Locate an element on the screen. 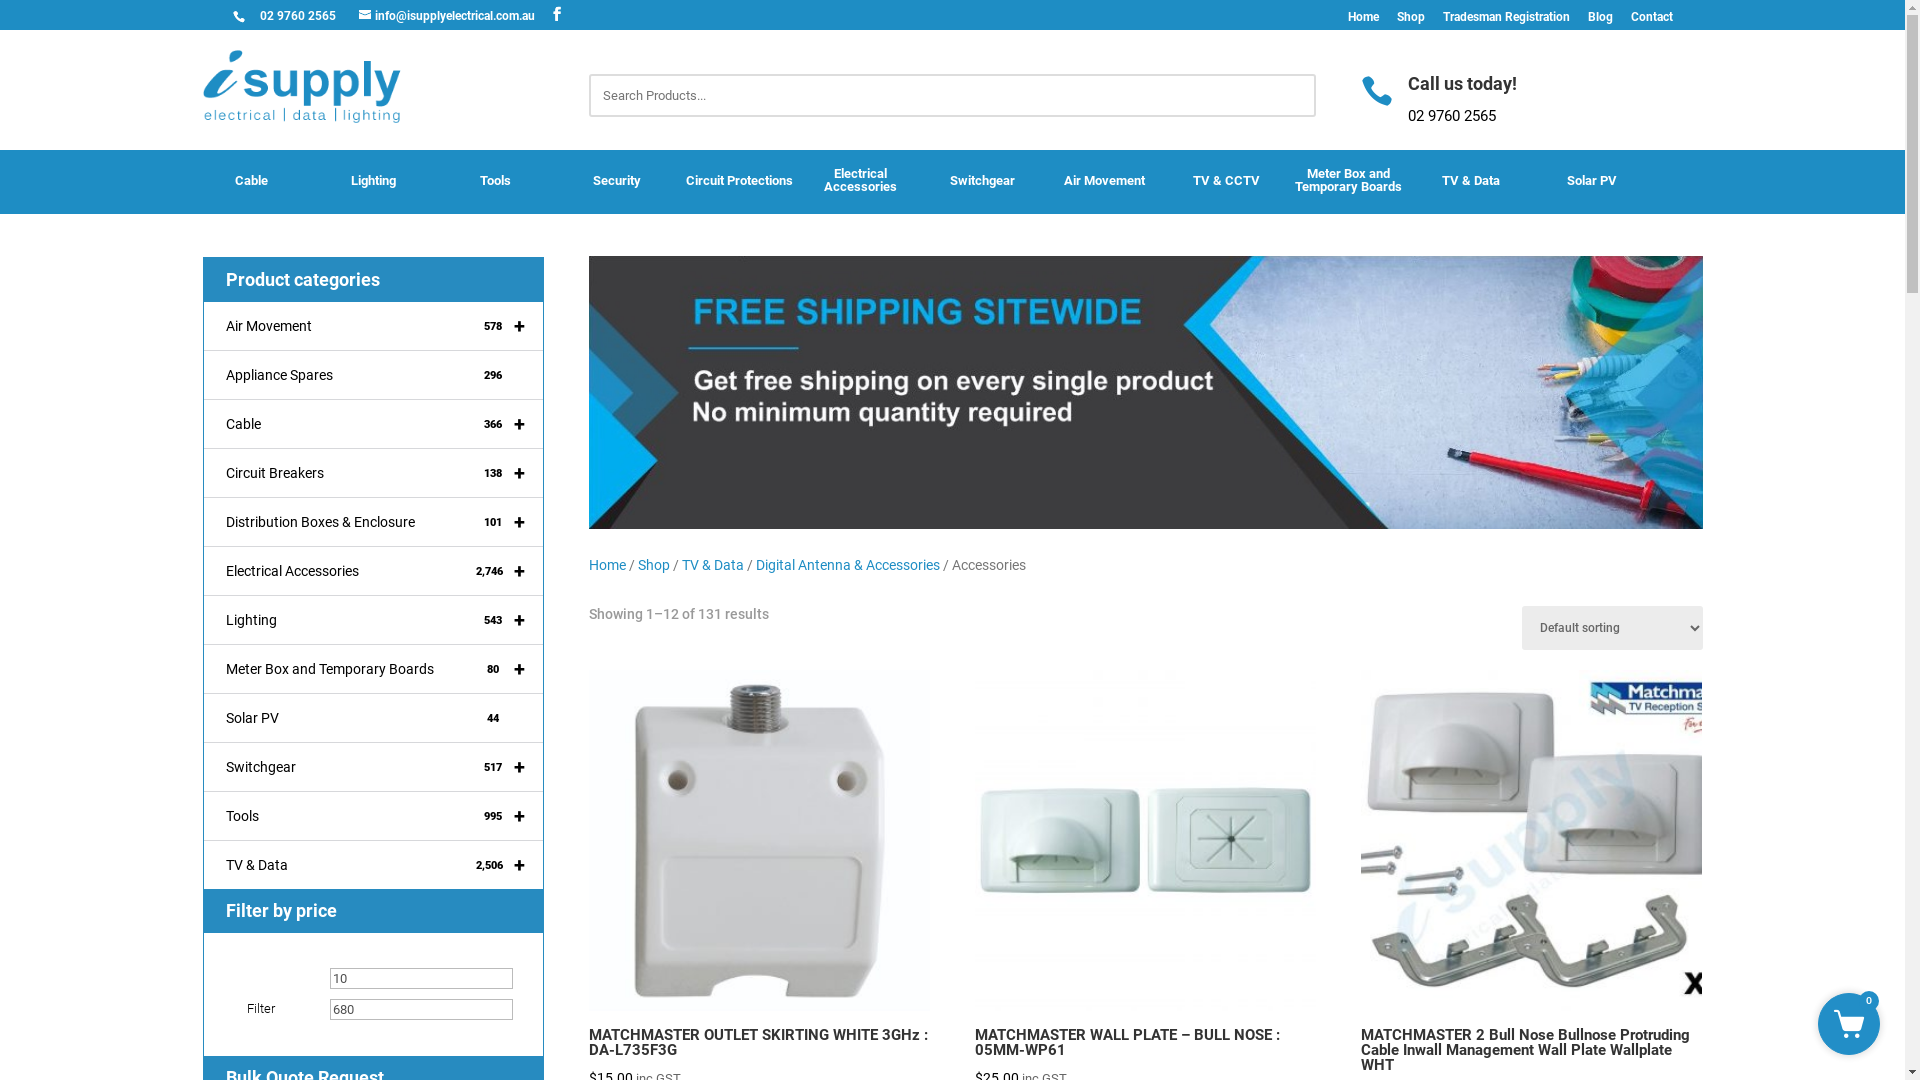 The height and width of the screenshot is (1080, 1920). 'Appliance Spares is located at coordinates (373, 375).